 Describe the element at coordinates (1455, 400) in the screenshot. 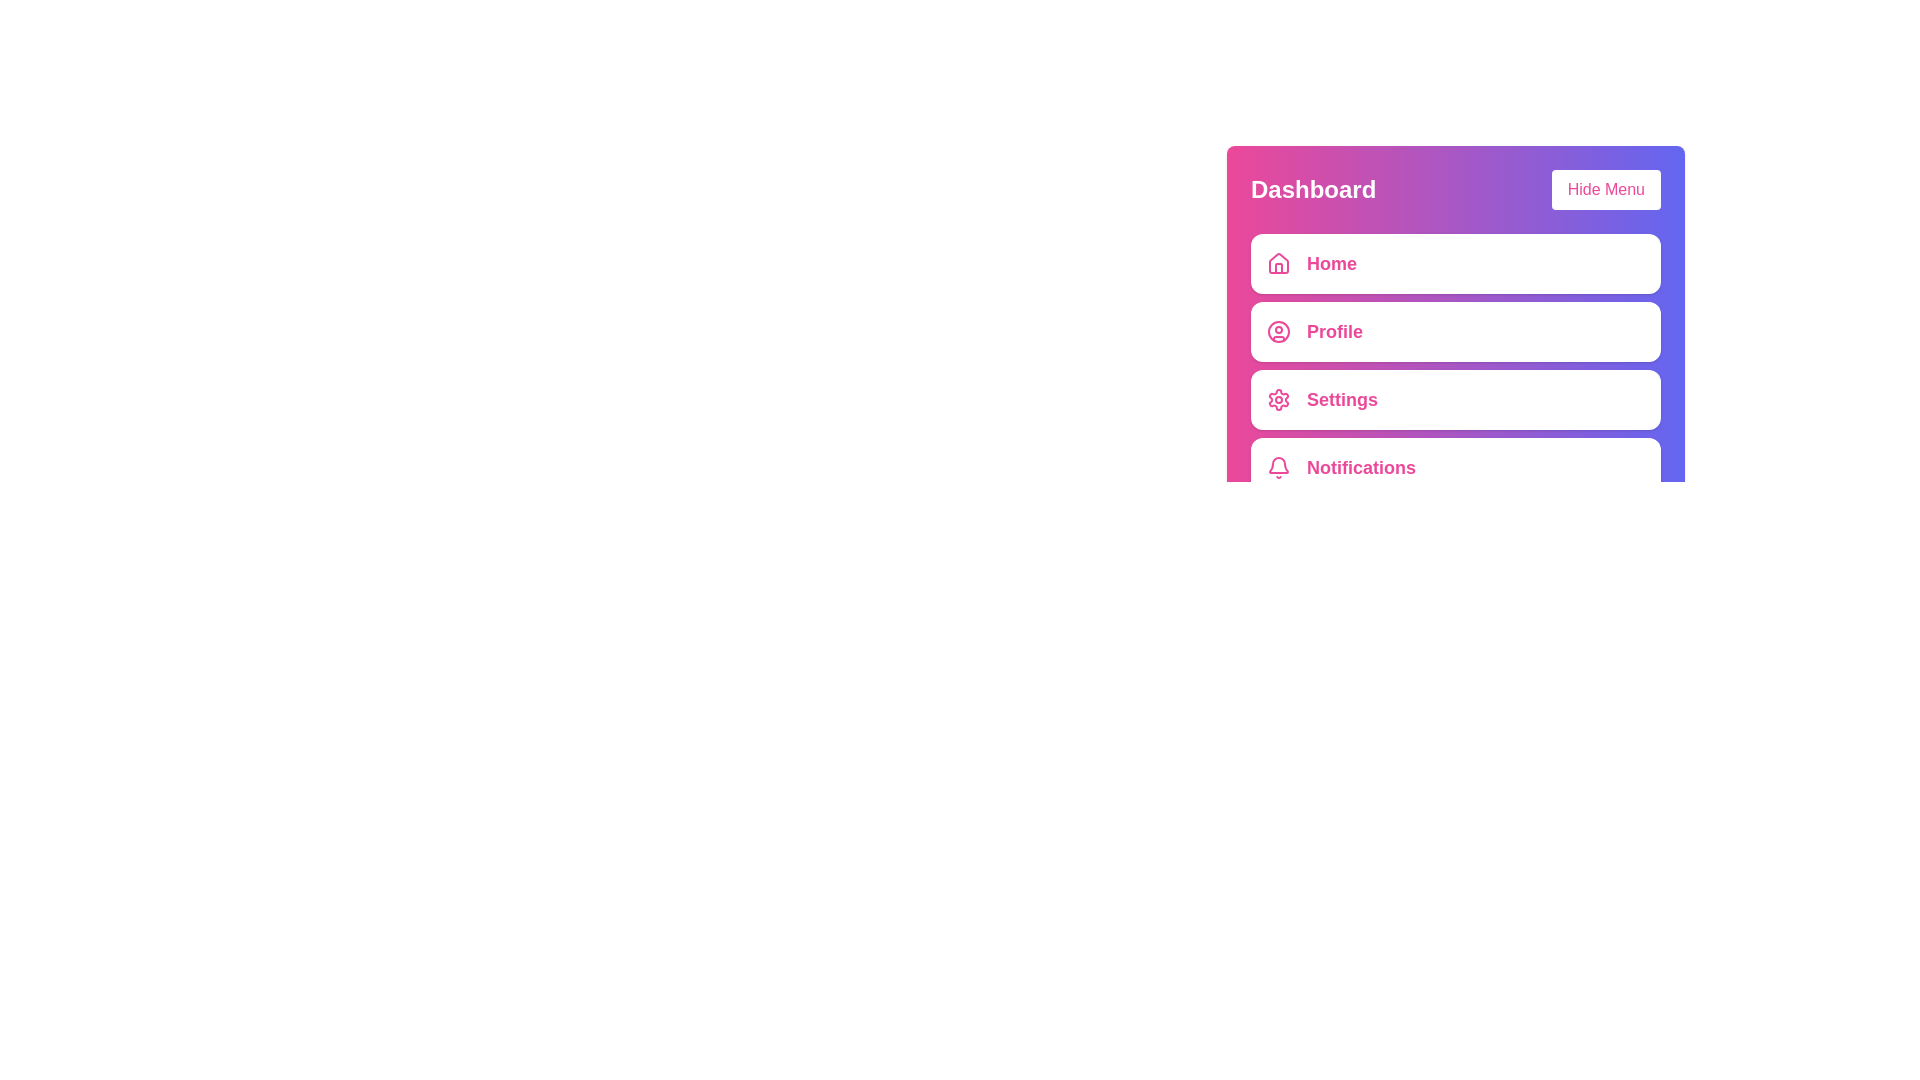

I see `the menu item labeled Settings to observe its hover effect` at that location.